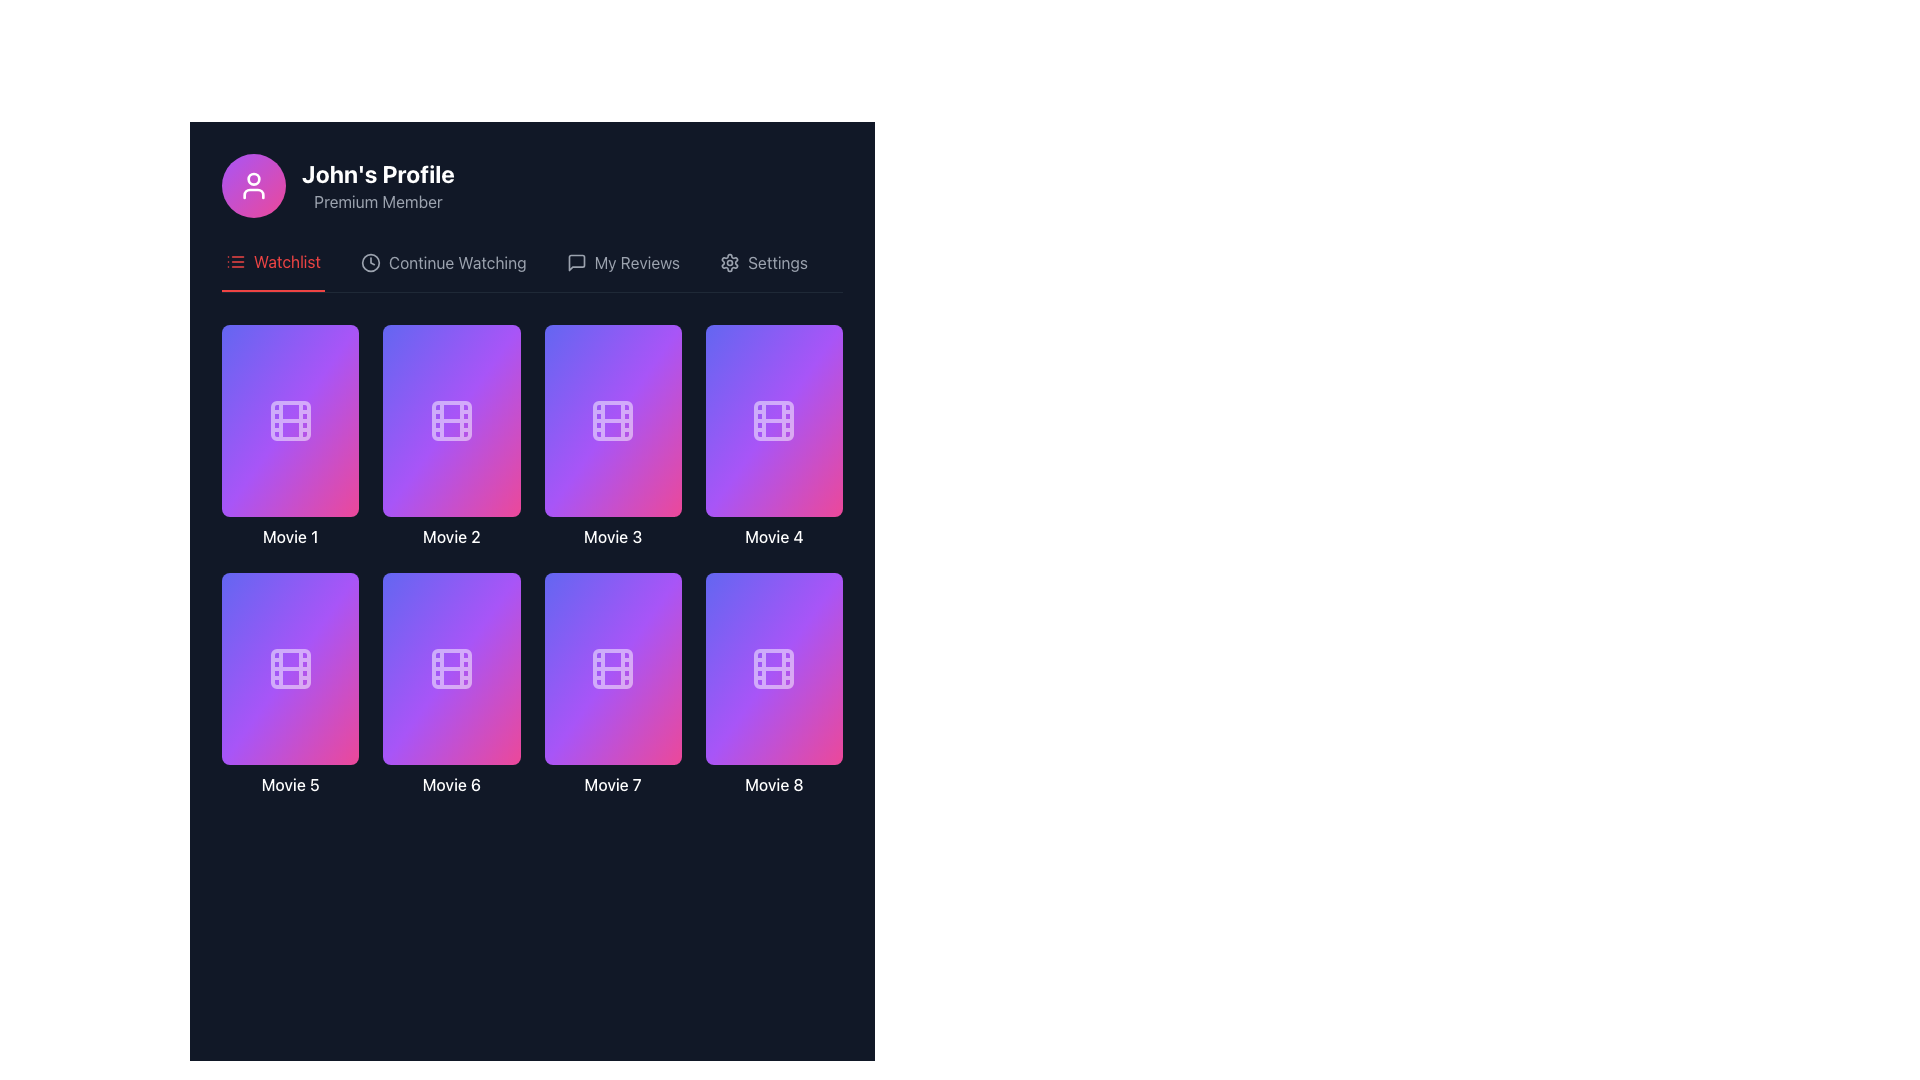 This screenshot has height=1080, width=1920. Describe the element at coordinates (729, 261) in the screenshot. I see `the gear or cogwheel icon representing settings, which is located near the top-right corner of the interface, just before the text label 'Settings'` at that location.